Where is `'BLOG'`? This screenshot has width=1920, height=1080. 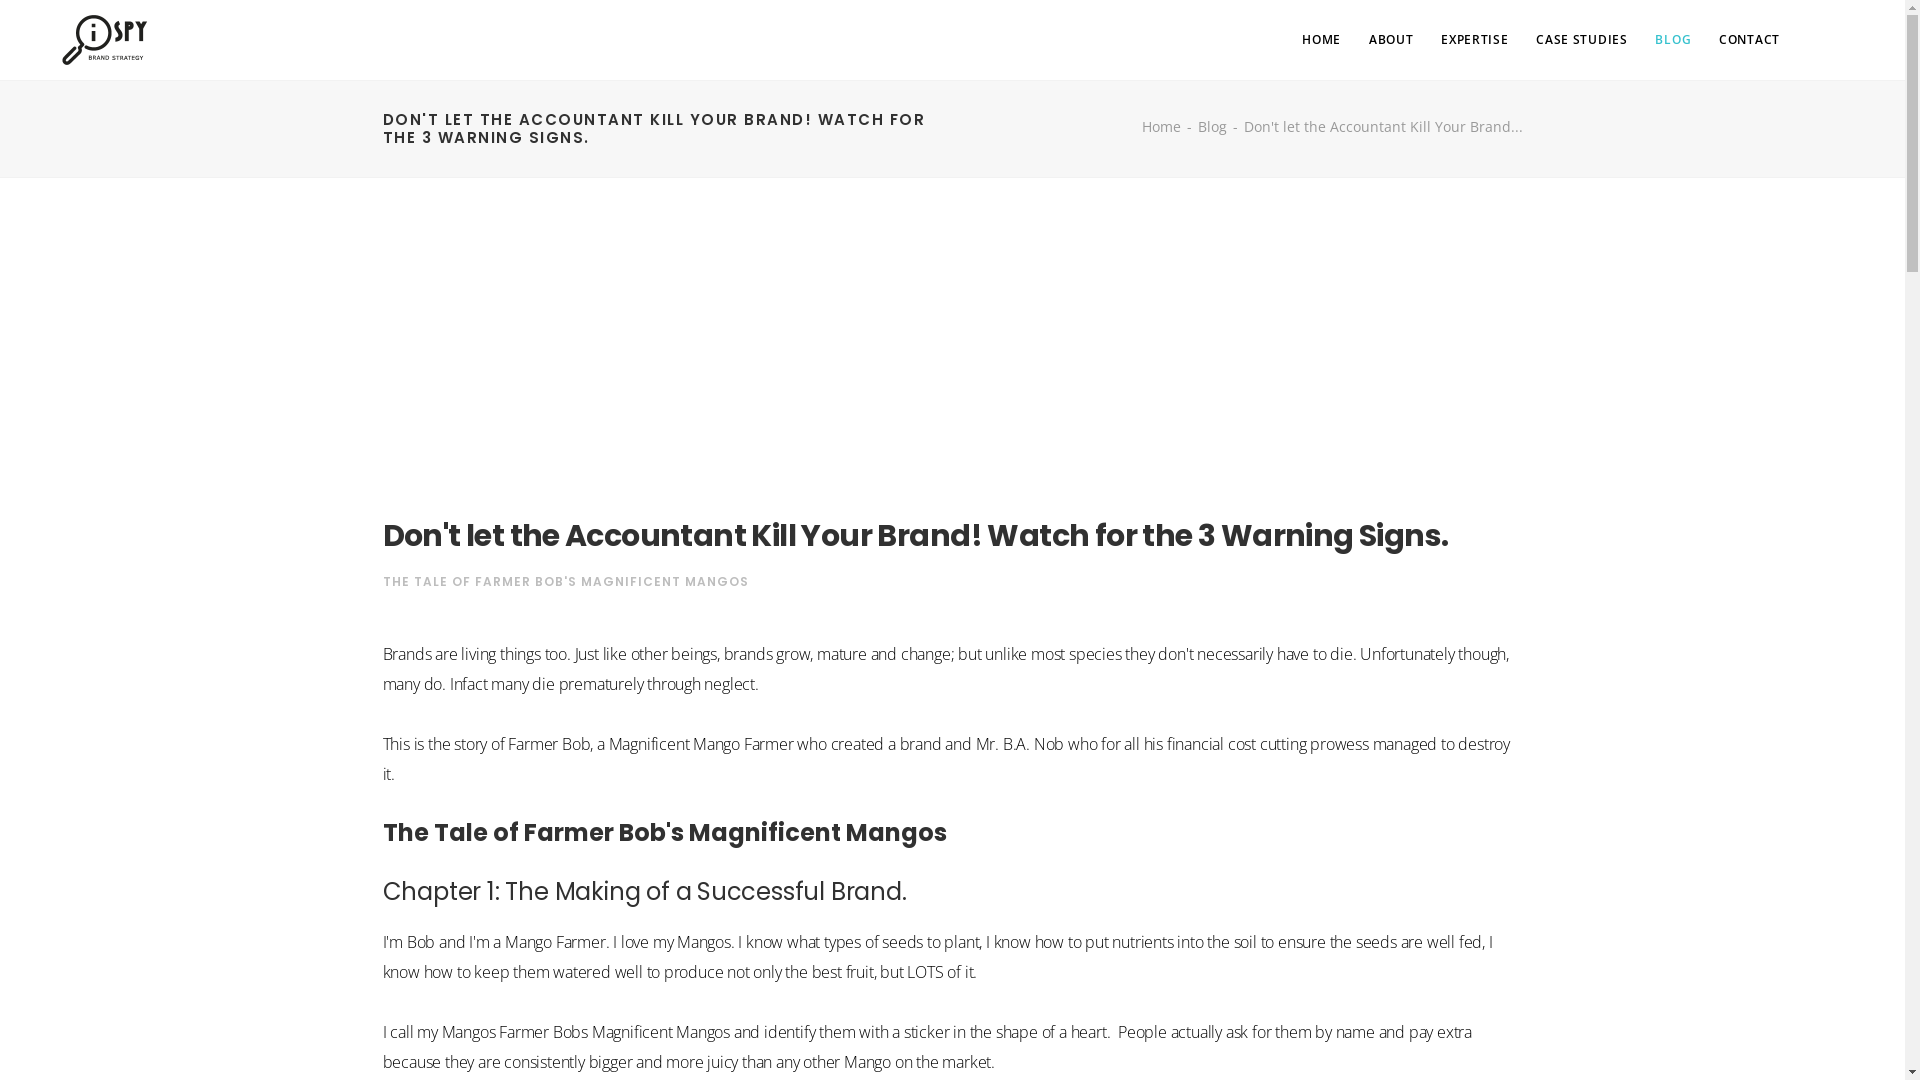
'BLOG' is located at coordinates (1673, 39).